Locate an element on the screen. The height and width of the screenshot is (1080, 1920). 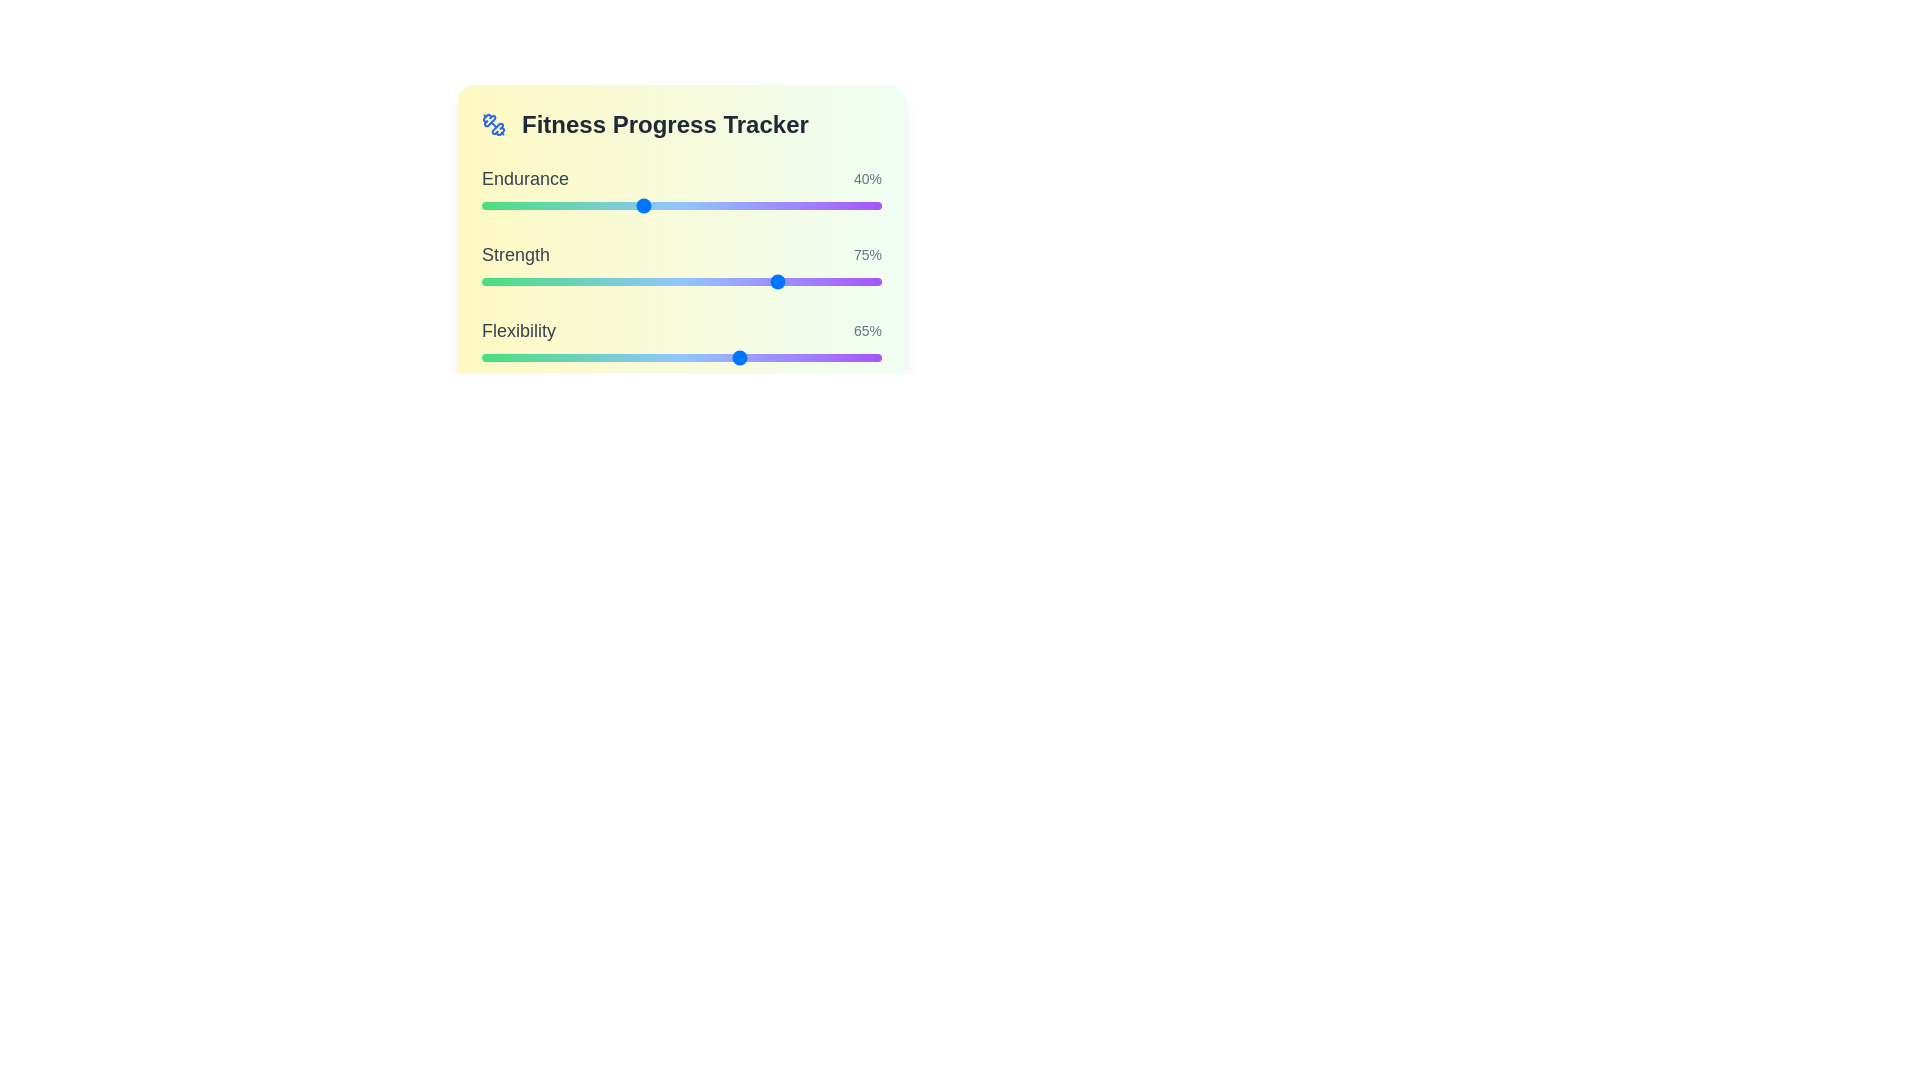
flexibility value is located at coordinates (513, 357).